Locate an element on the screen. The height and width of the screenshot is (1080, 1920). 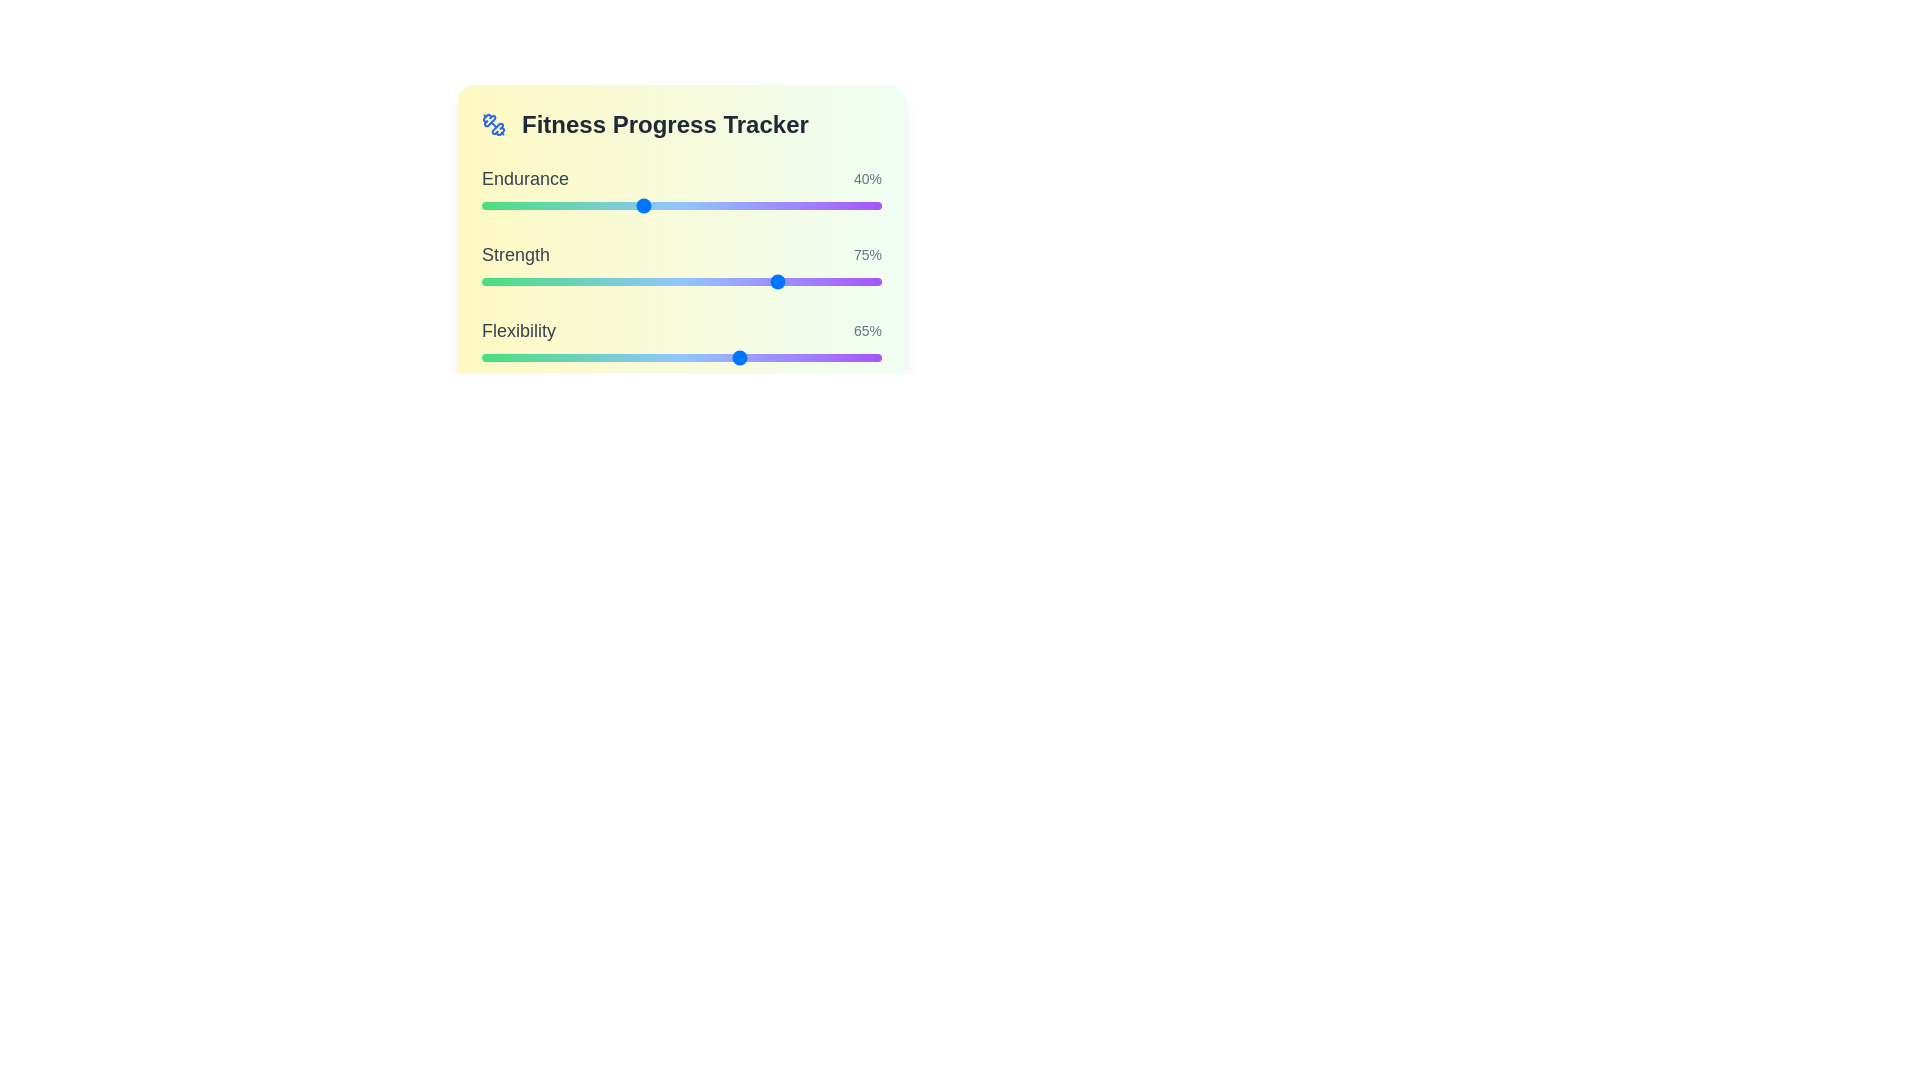
flexibility value is located at coordinates (513, 357).